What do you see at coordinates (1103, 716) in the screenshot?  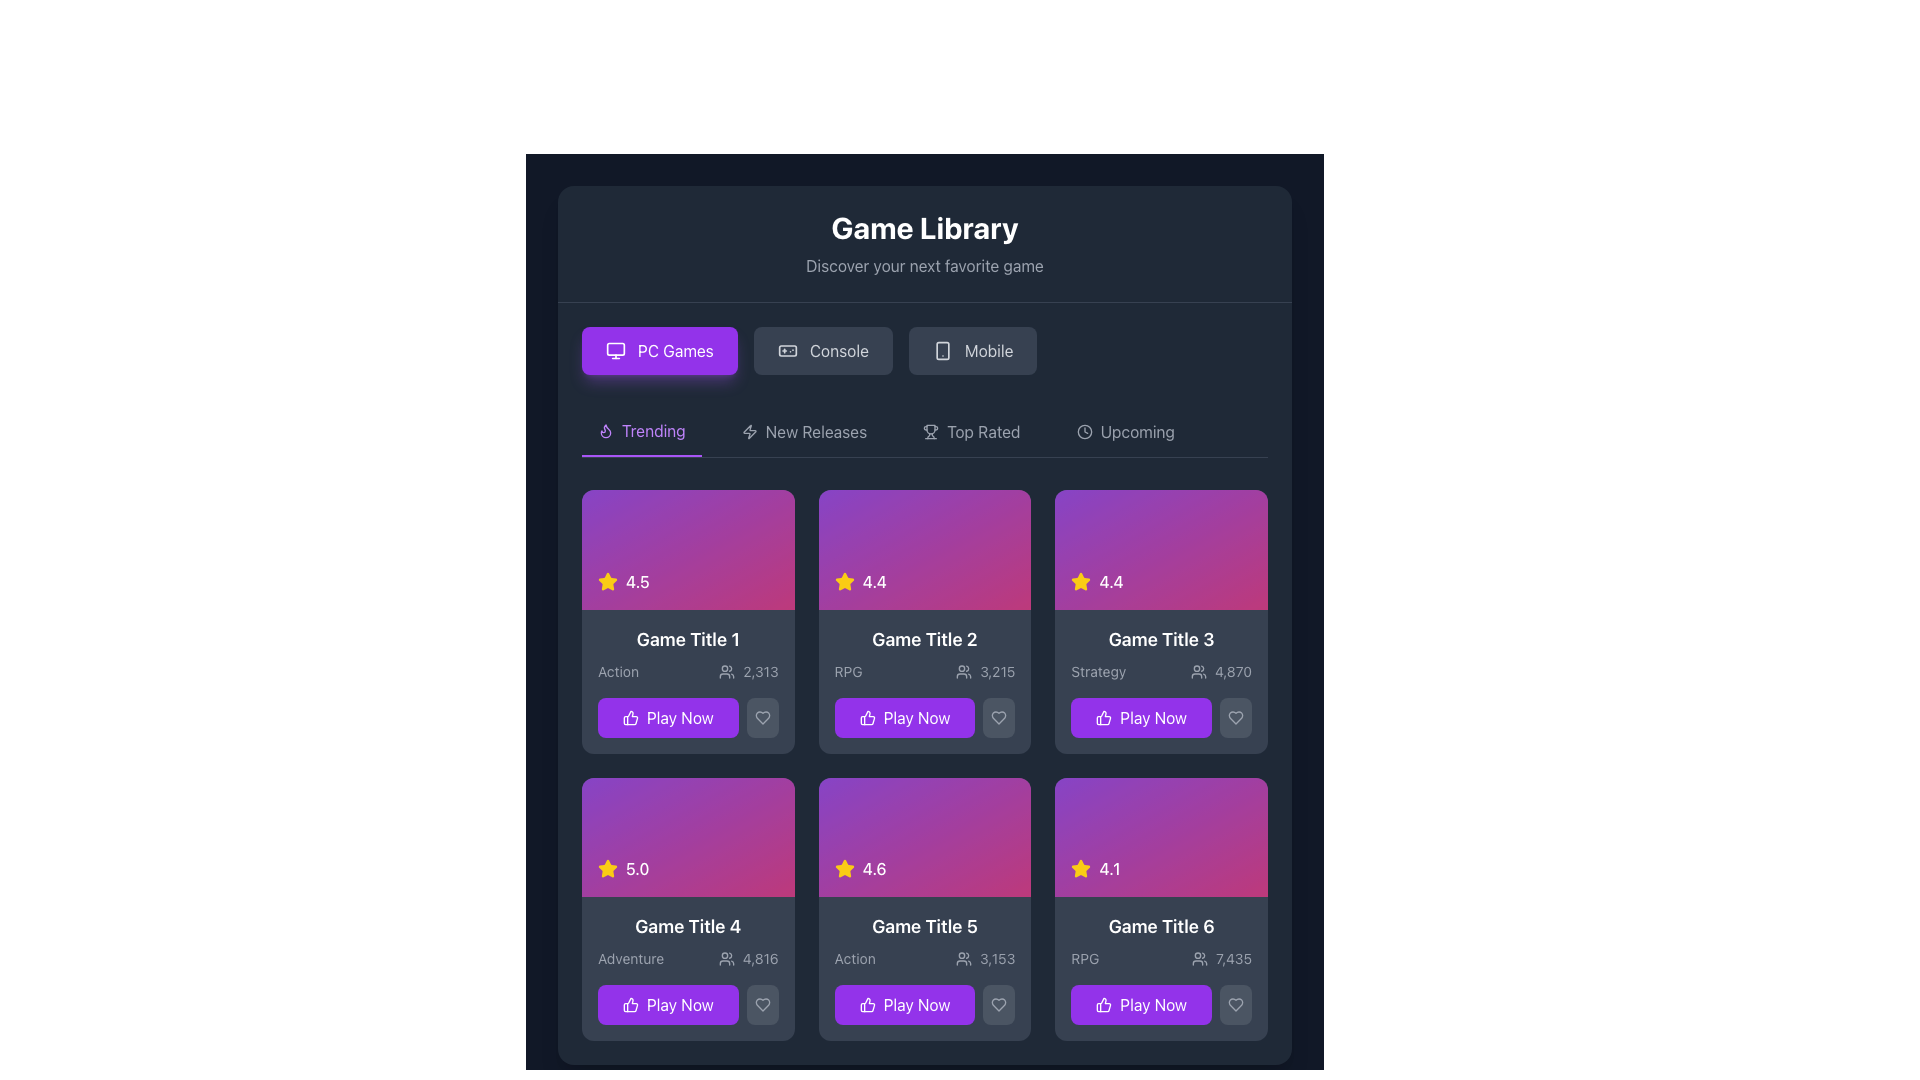 I see `the approval icon located` at bounding box center [1103, 716].